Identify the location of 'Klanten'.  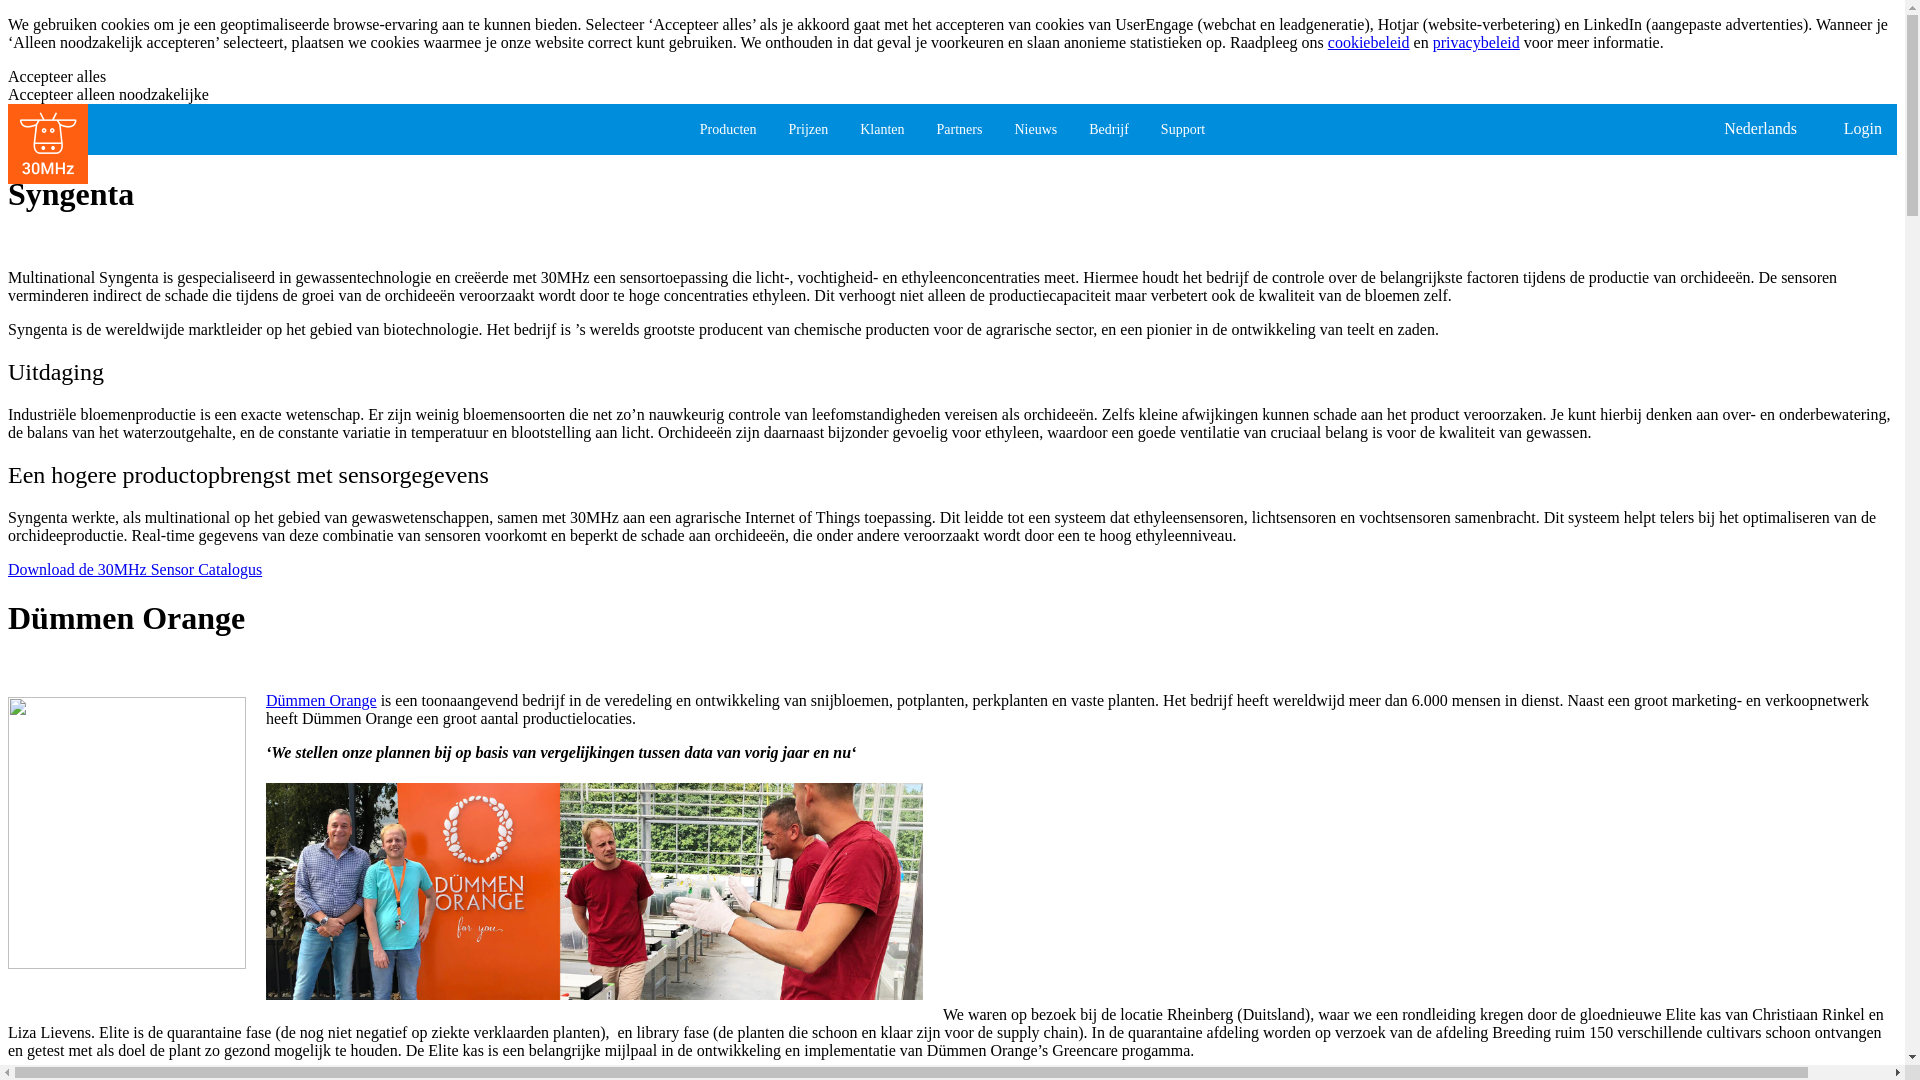
(881, 130).